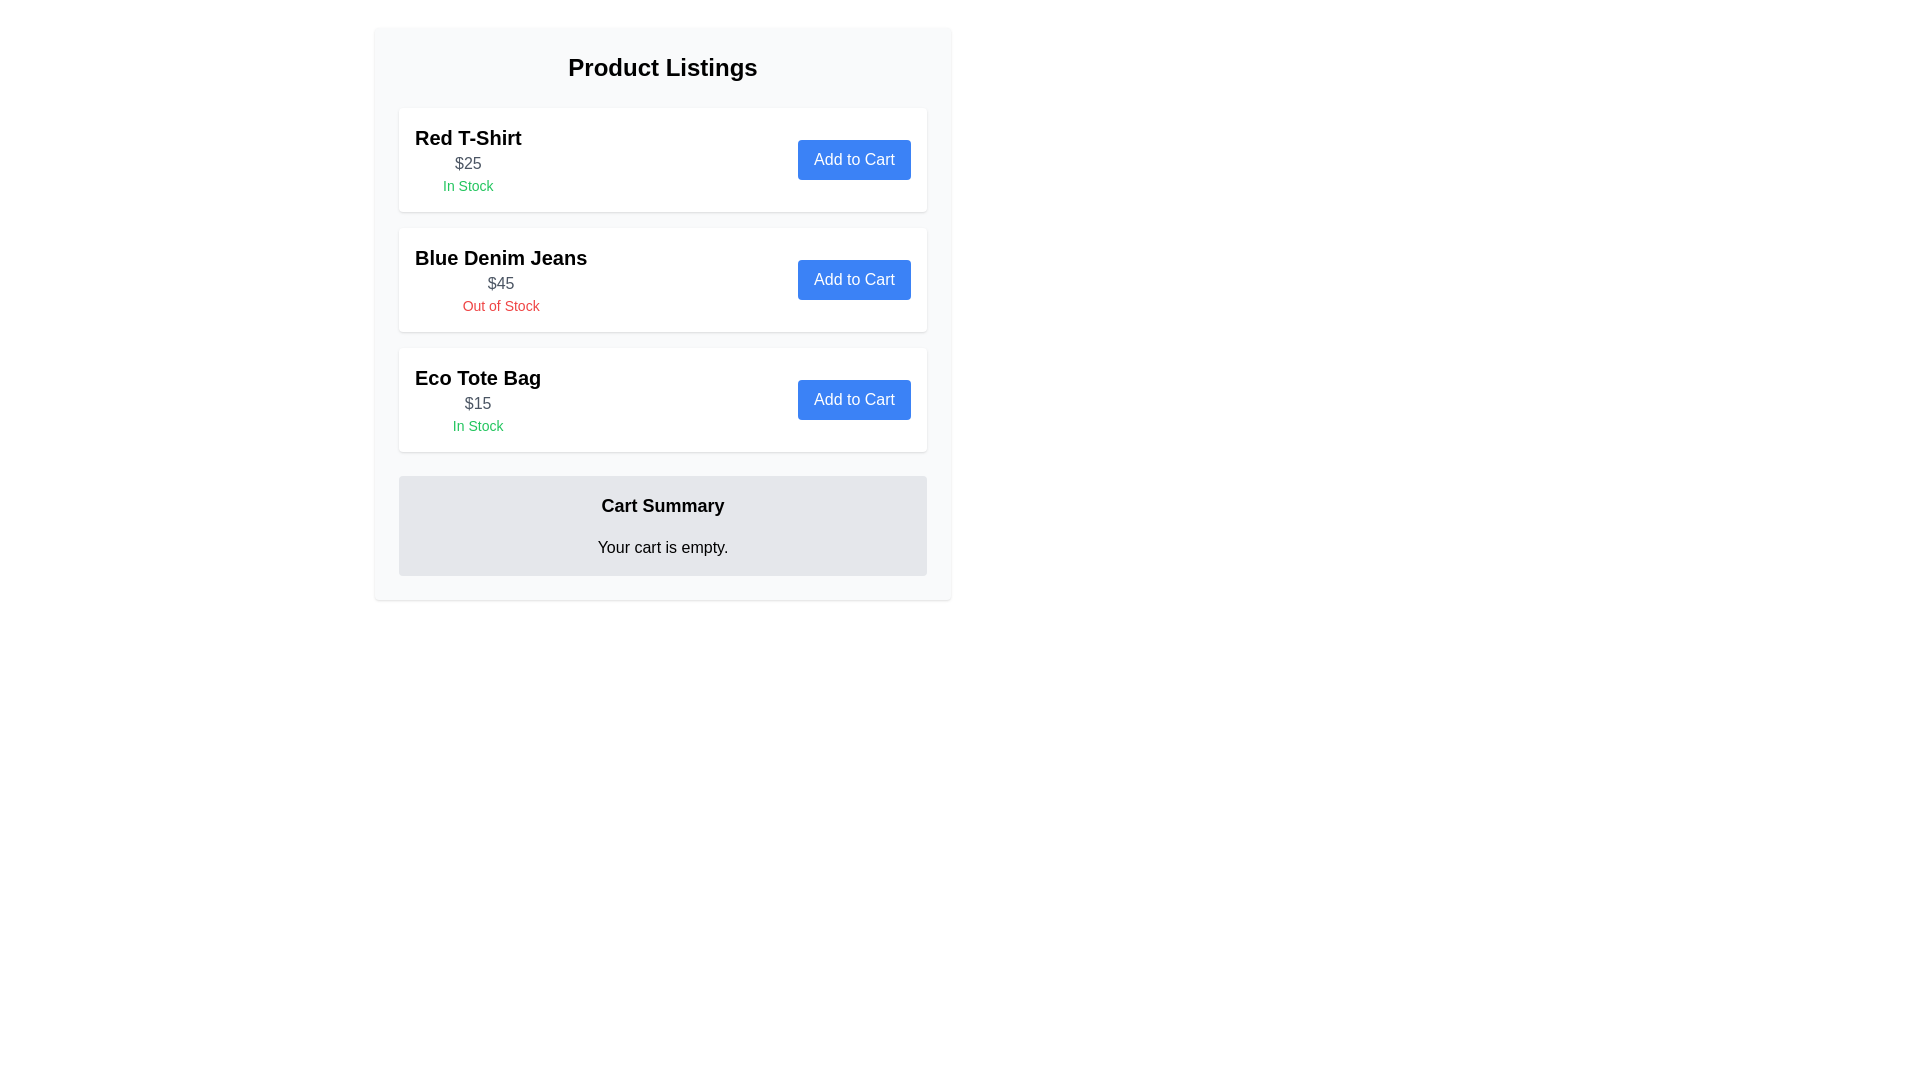  Describe the element at coordinates (467, 158) in the screenshot. I see `the Product information display that shows 'Red T-Shirt', priced at '$25', with stock status 'In Stock'` at that location.